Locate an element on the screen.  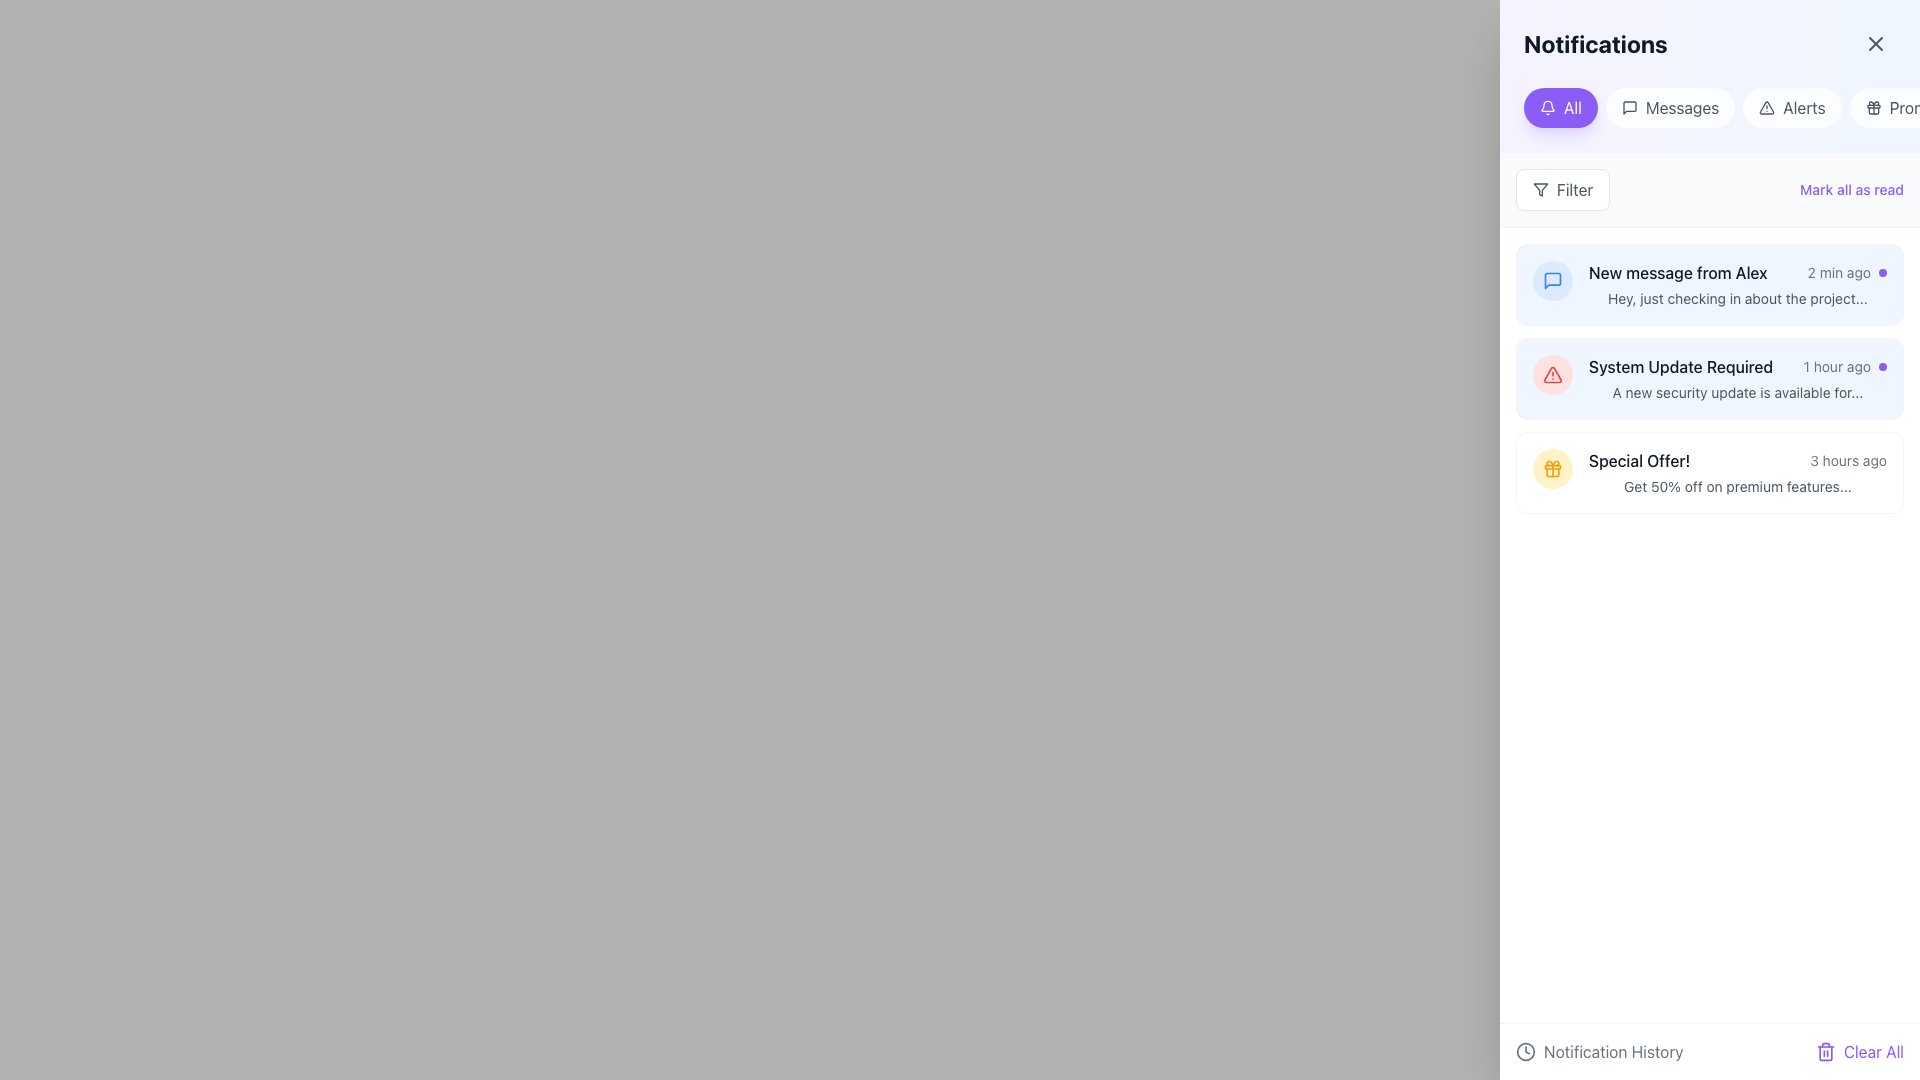
text label inside the filter button located at the top-right corner of the interface, positioned to the right of the bell icon, to understand the currently active filter for notifications is located at coordinates (1572, 108).